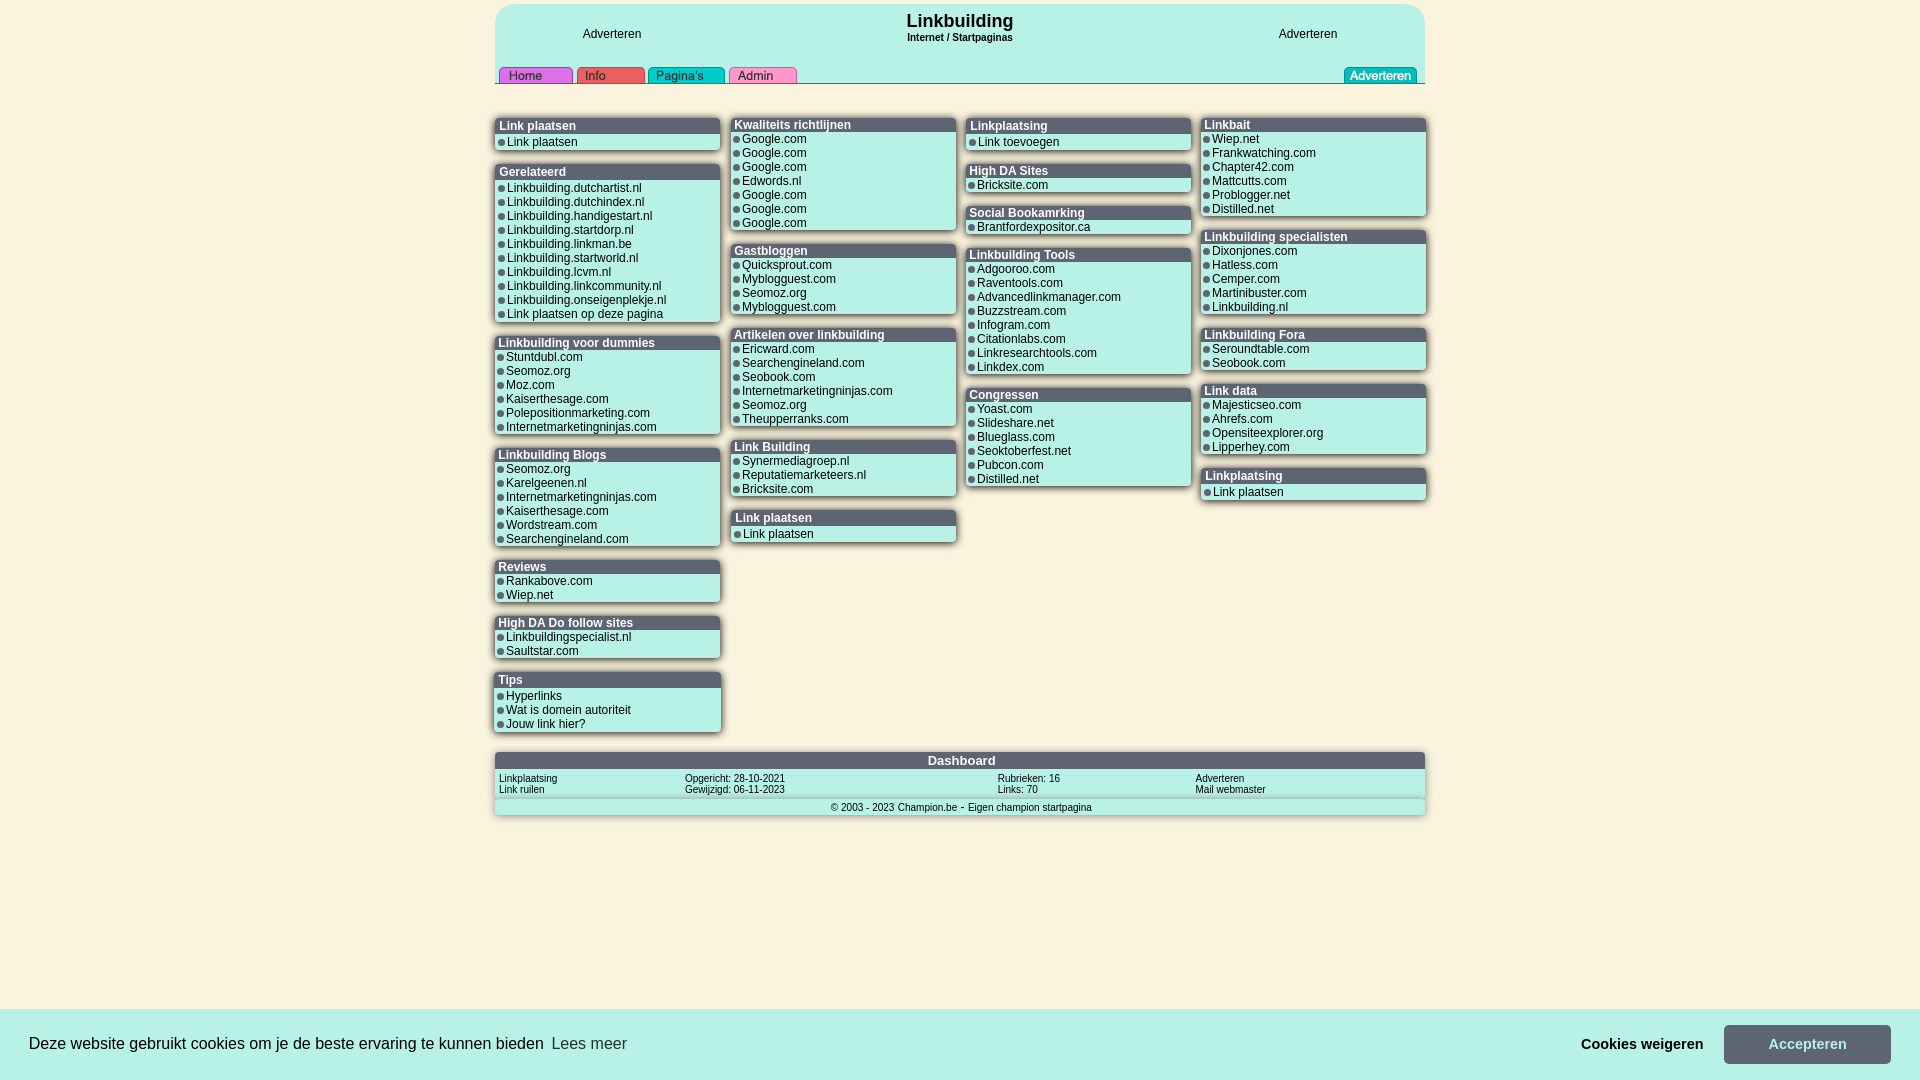 The height and width of the screenshot is (1080, 1920). Describe the element at coordinates (1018, 141) in the screenshot. I see `'Link toevoegen'` at that location.